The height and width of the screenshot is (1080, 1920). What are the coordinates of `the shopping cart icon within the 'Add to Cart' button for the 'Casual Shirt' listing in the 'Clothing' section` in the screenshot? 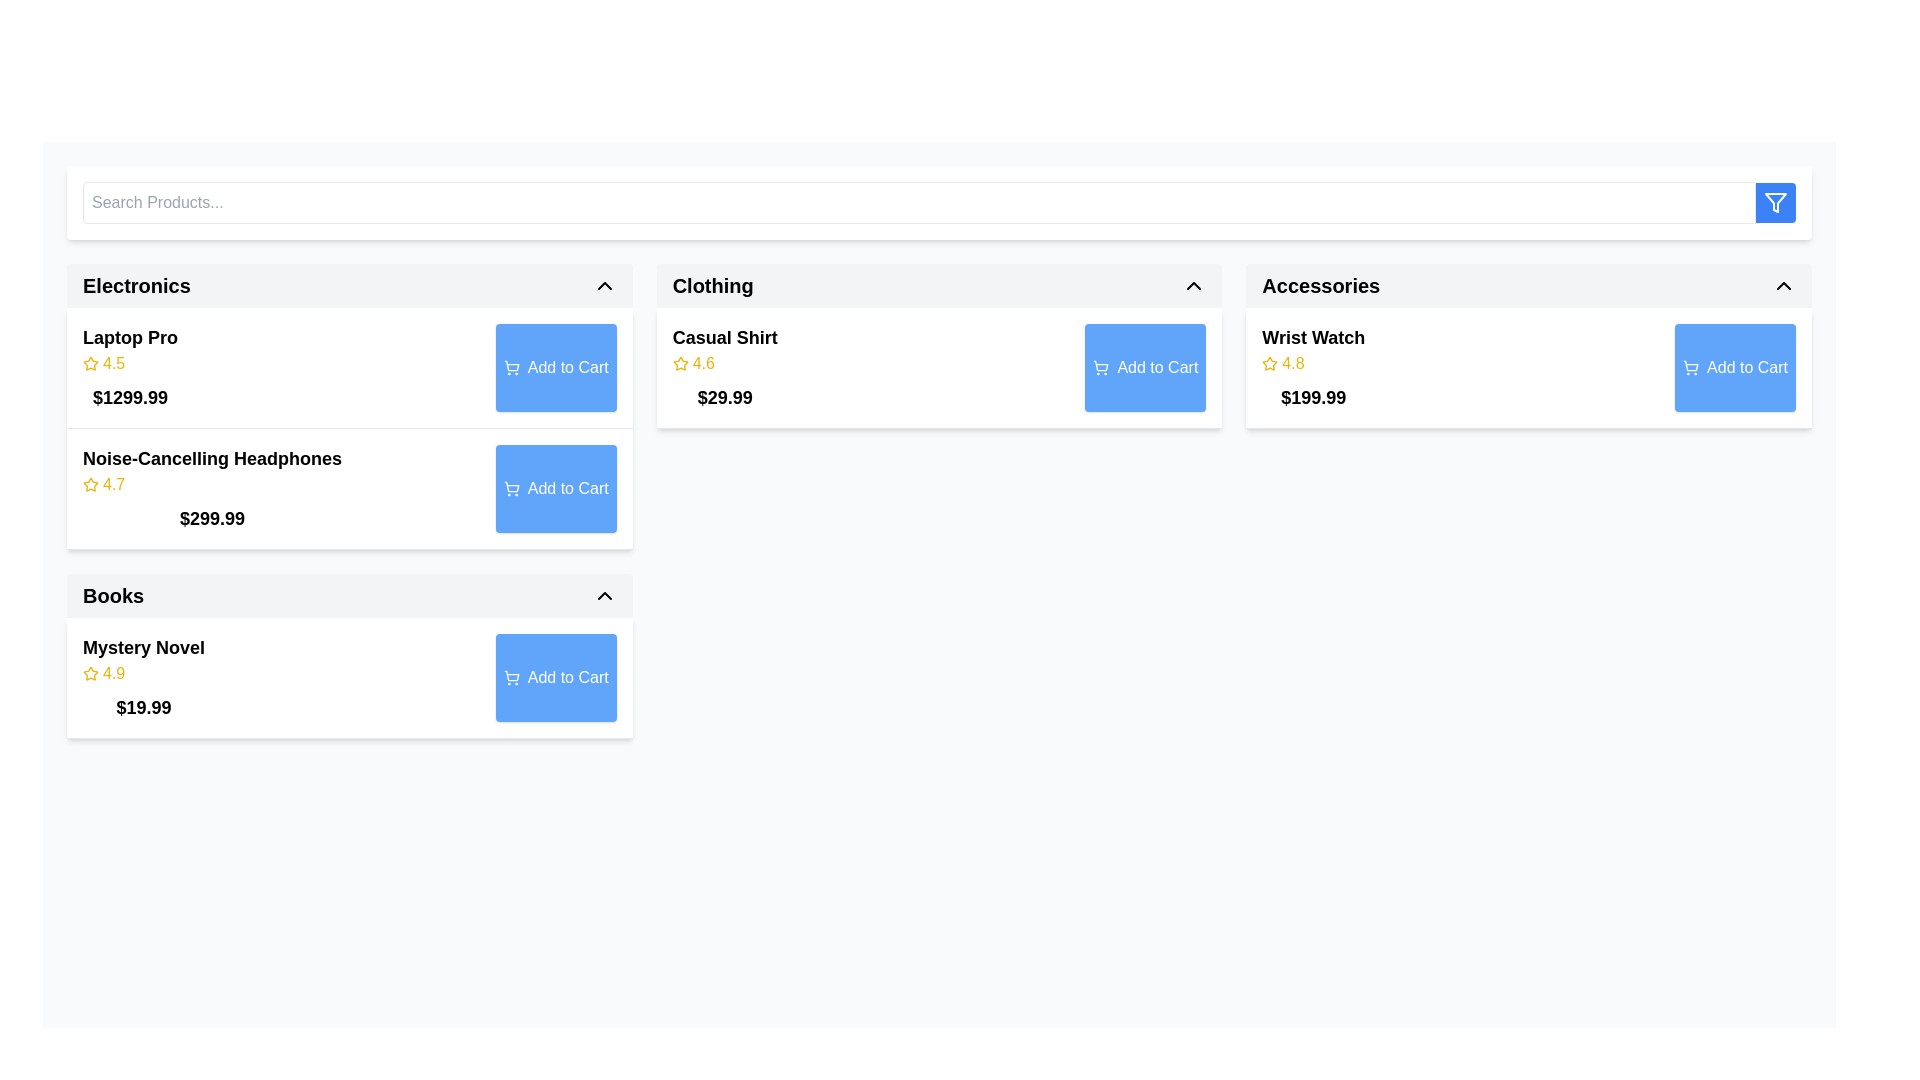 It's located at (1100, 367).